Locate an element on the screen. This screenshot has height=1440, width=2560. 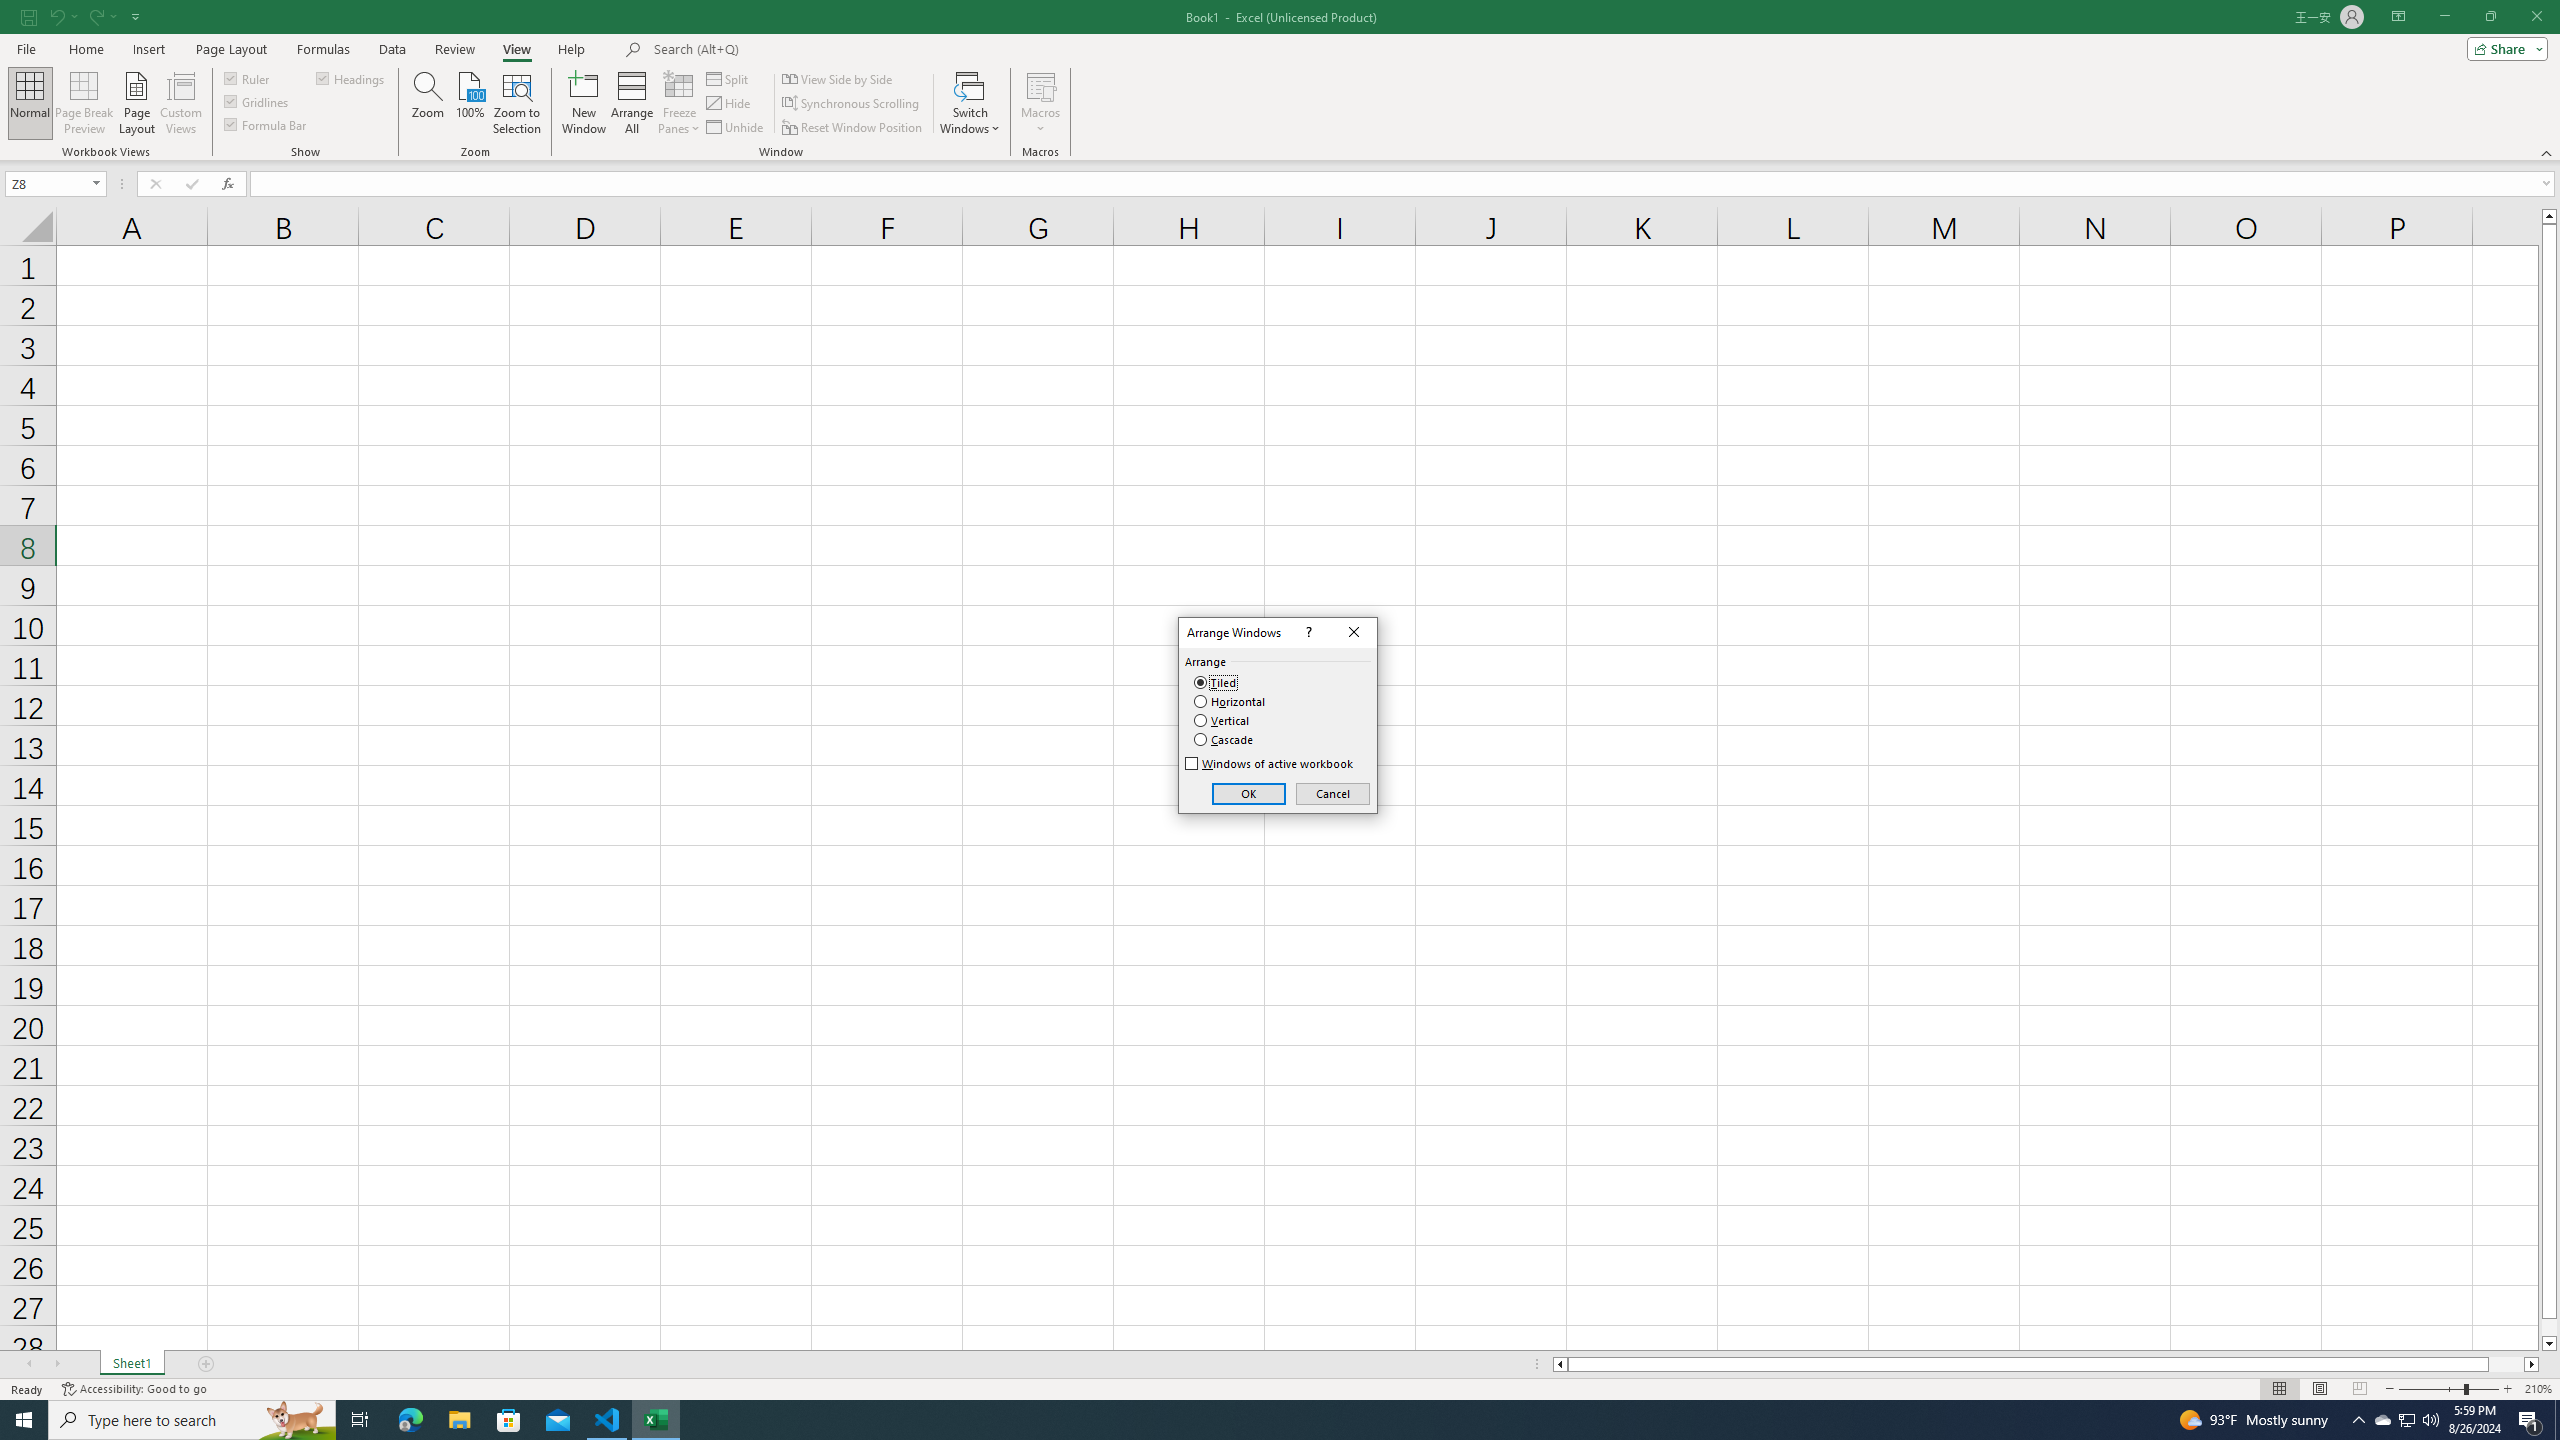
'Windows of active workbook' is located at coordinates (1271, 762).